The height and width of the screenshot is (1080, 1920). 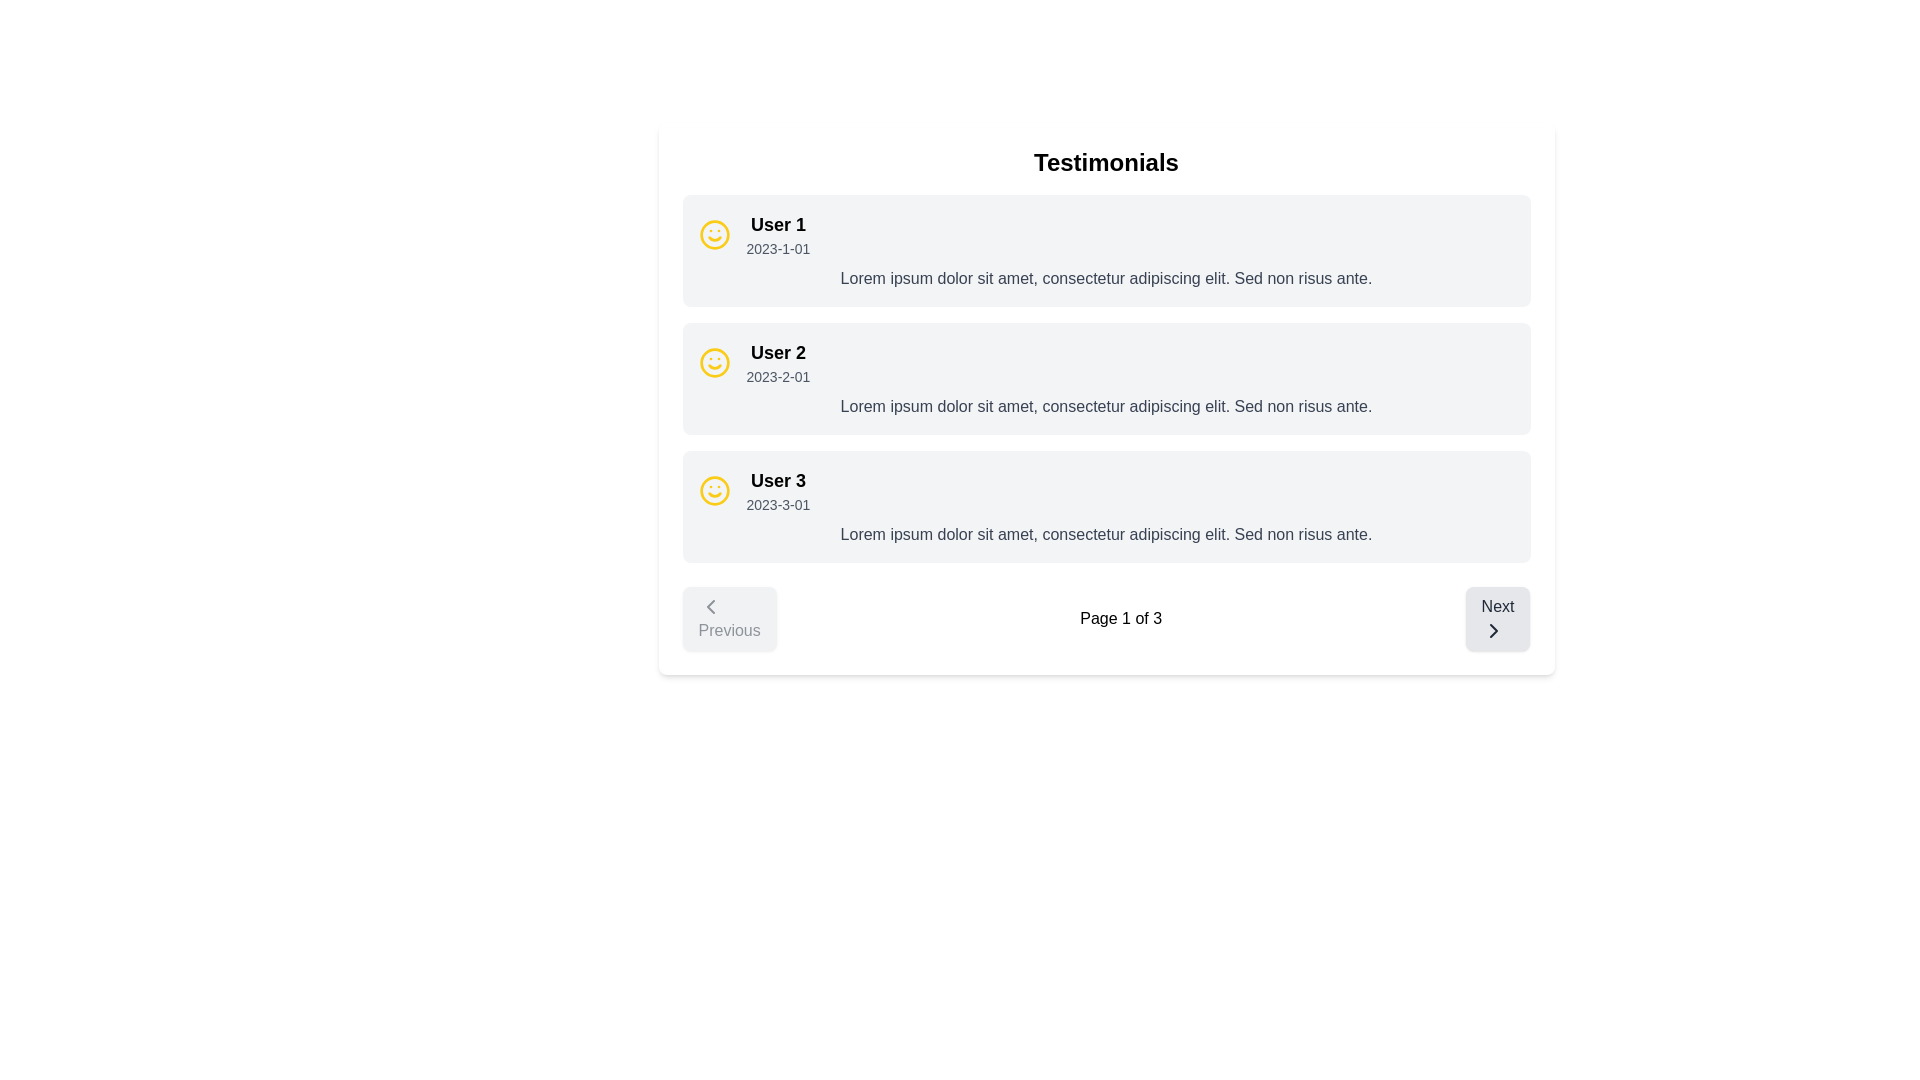 I want to click on the circular smiling face icon with yellow stroke color, which is the leftmost component of the card displaying 'User 3' and '2023-3-01' in the testimonial list, so click(x=714, y=490).